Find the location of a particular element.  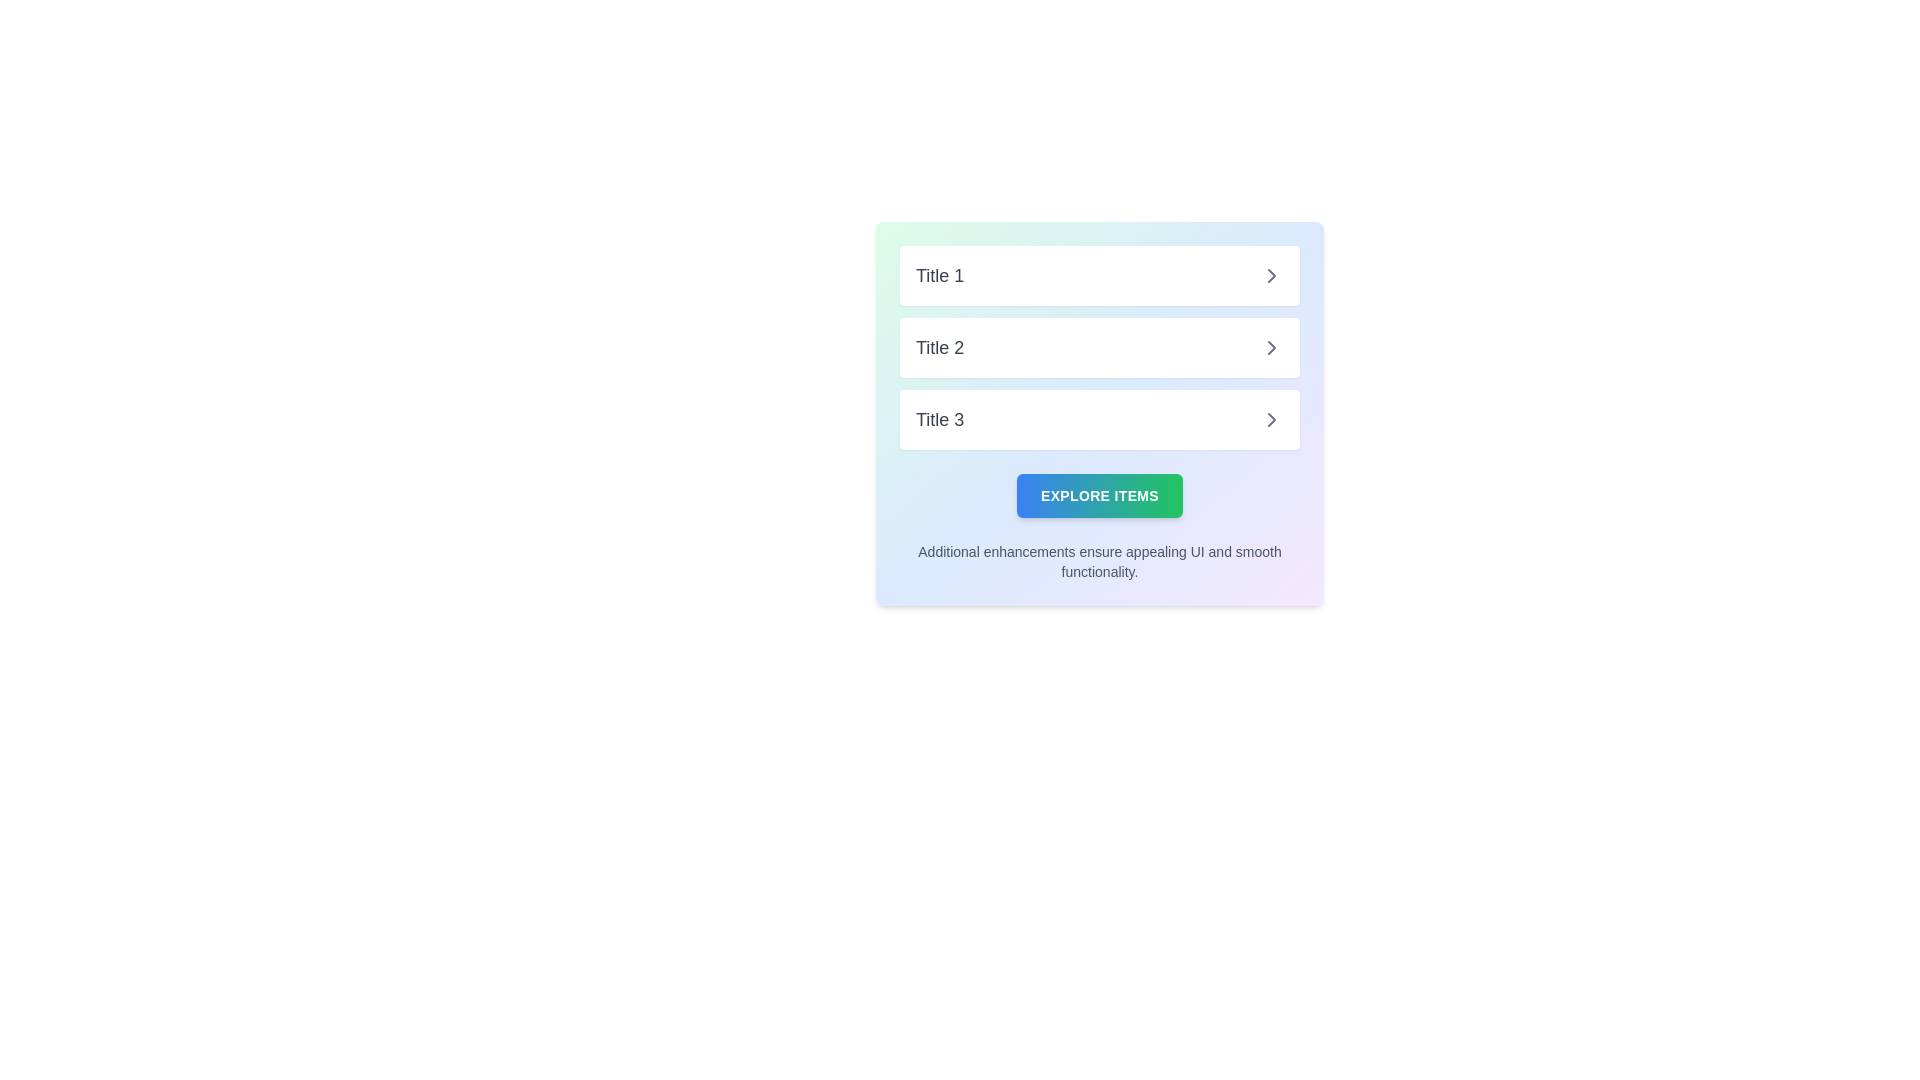

the rectangular button labeled 'EXPLORE ITEMS' with a gradient background transitioning from blue to green, located beneath three list items and above a block of text is located at coordinates (1098, 495).